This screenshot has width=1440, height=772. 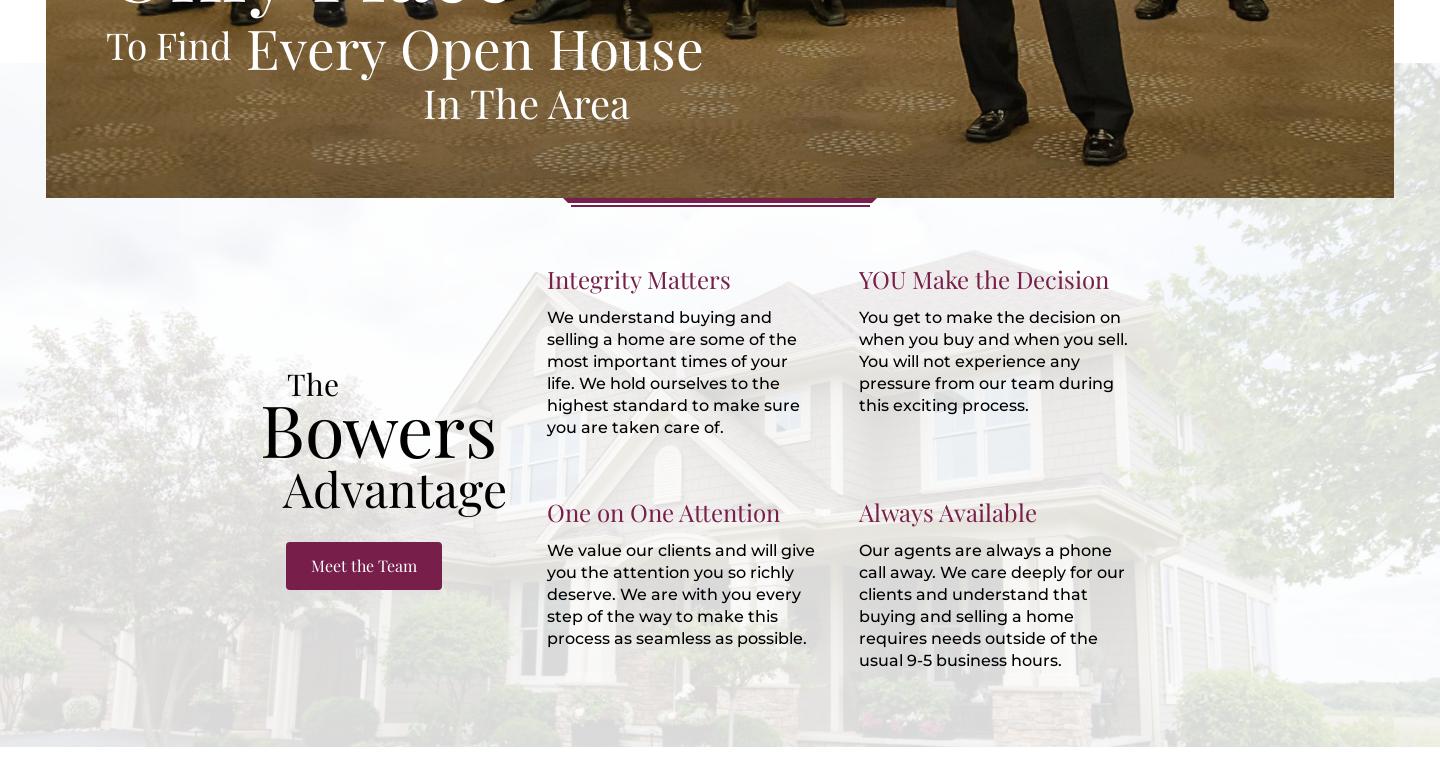 What do you see at coordinates (376, 426) in the screenshot?
I see `'Bowers'` at bounding box center [376, 426].